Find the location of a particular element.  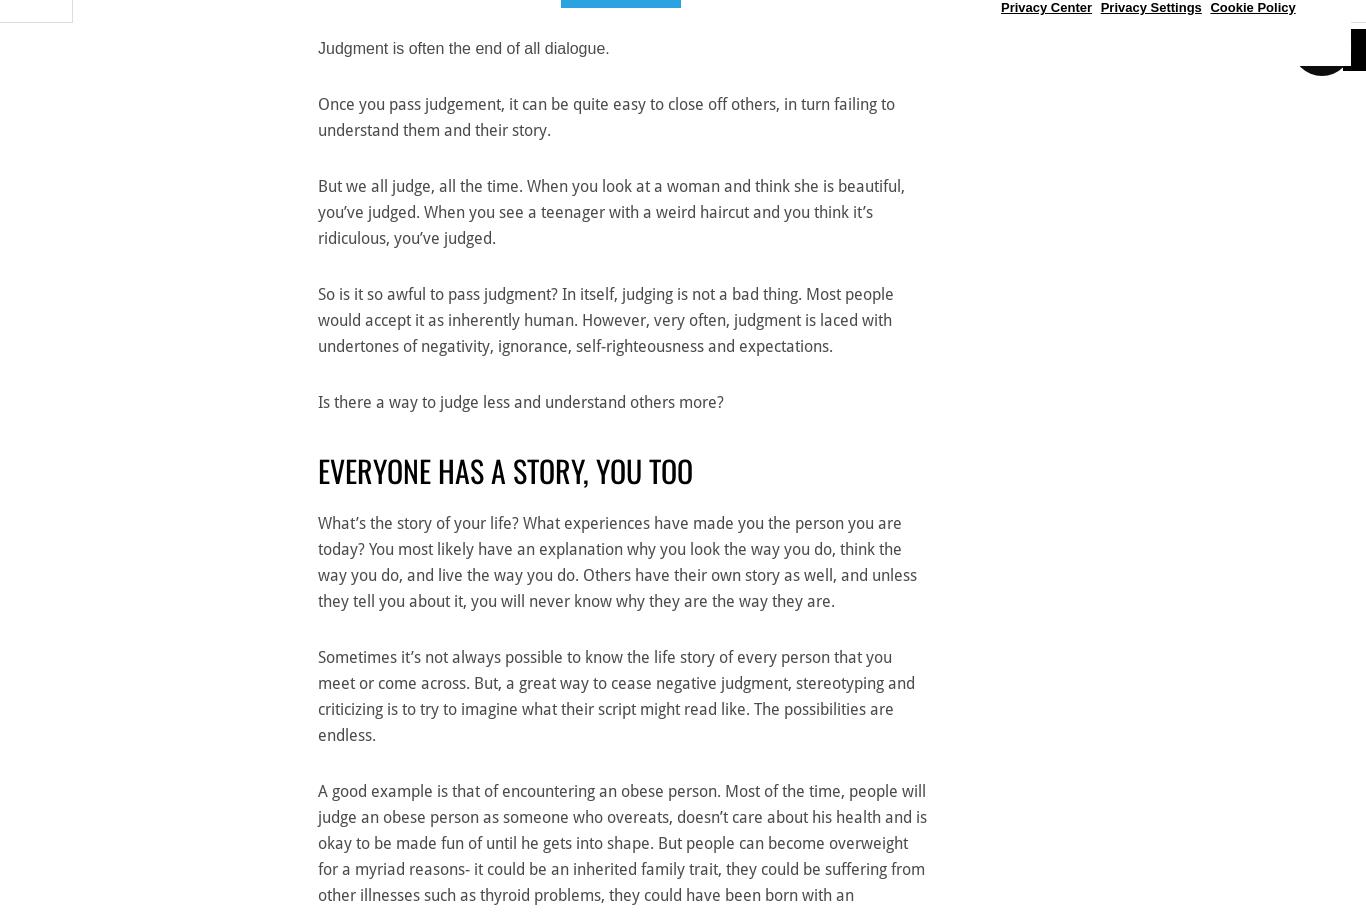

'But we all judge, all the time. When you look at a woman and think she is beautiful, you’ve judged. When you see a teenager with a weird haircut and you think it’s ridiculous, you’ve judged.' is located at coordinates (610, 211).